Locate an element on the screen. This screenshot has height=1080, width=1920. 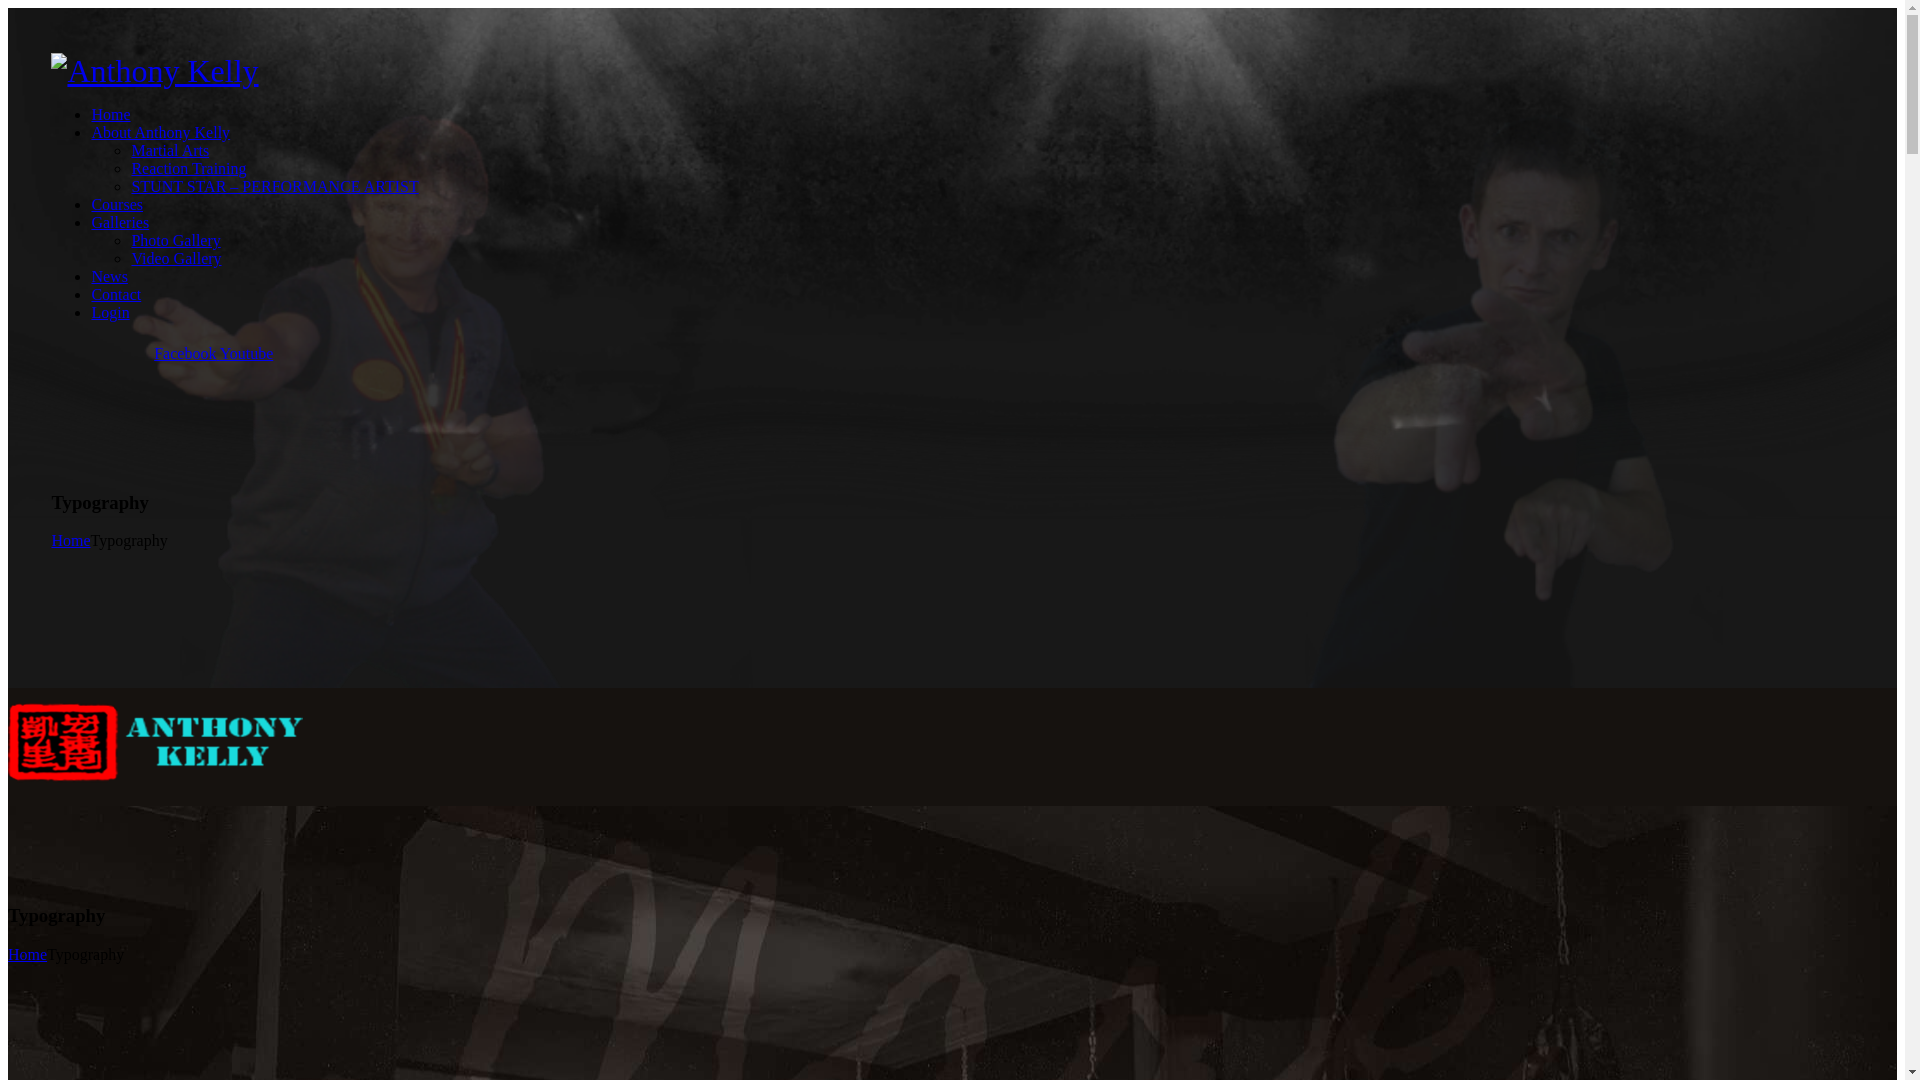
'Photo Gallery' is located at coordinates (175, 239).